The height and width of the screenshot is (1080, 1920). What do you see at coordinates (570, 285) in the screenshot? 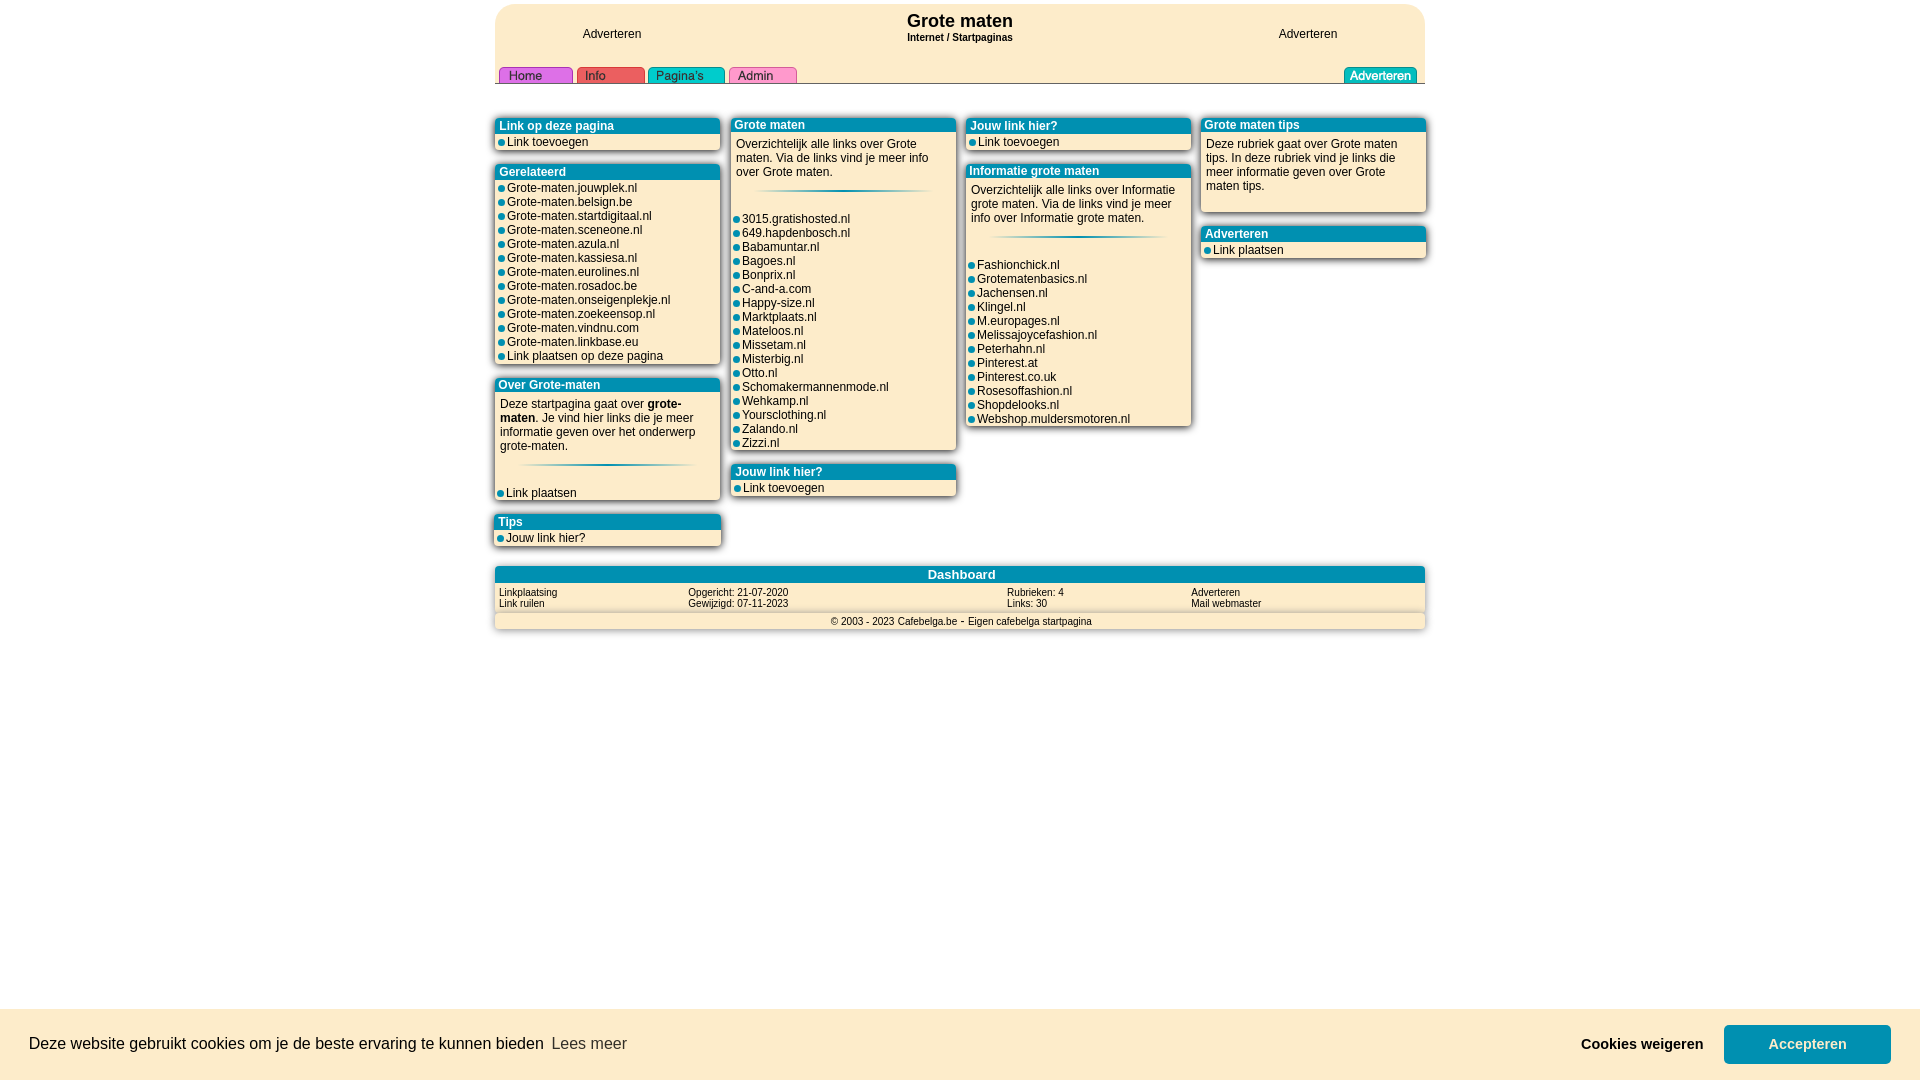
I see `'Grote-maten.rosadoc.be'` at bounding box center [570, 285].